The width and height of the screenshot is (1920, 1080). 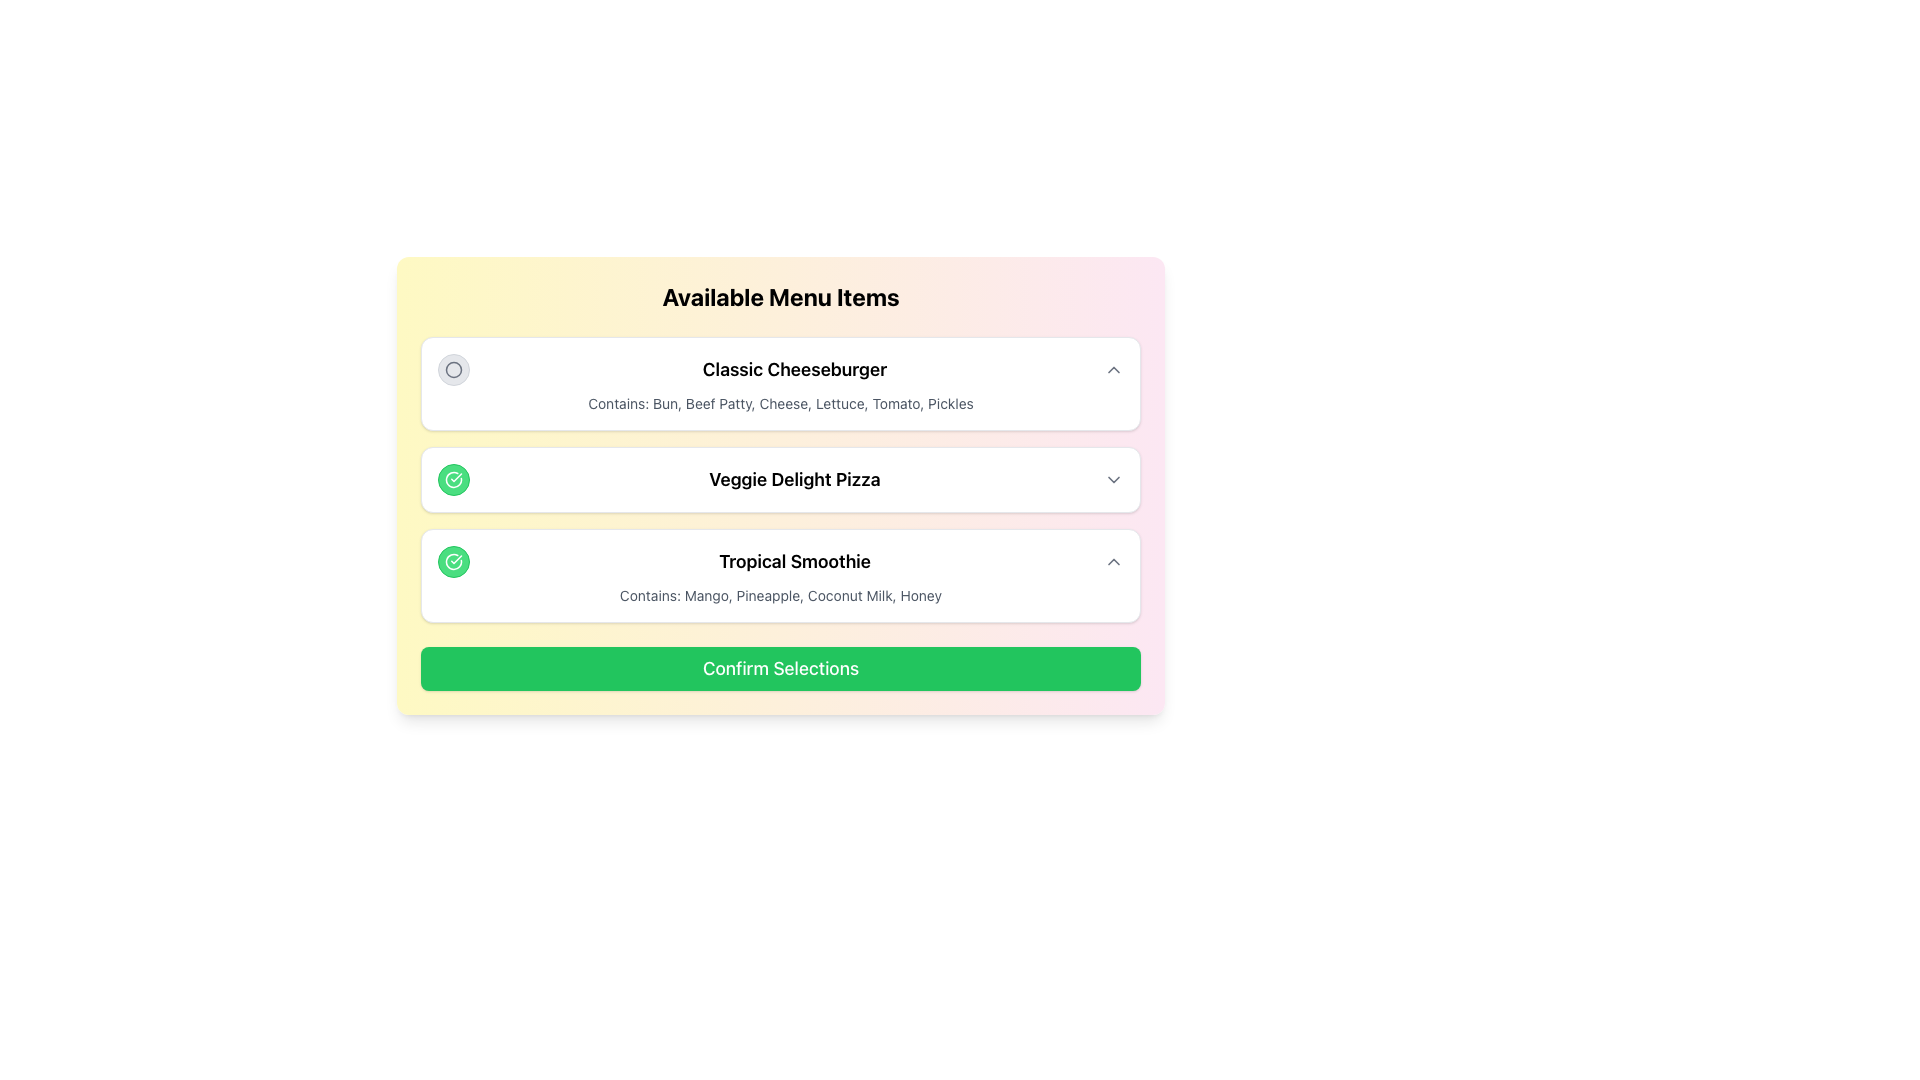 What do you see at coordinates (1112, 562) in the screenshot?
I see `the chevron icon button for the 'Tropical Smoothie' item to change its style` at bounding box center [1112, 562].